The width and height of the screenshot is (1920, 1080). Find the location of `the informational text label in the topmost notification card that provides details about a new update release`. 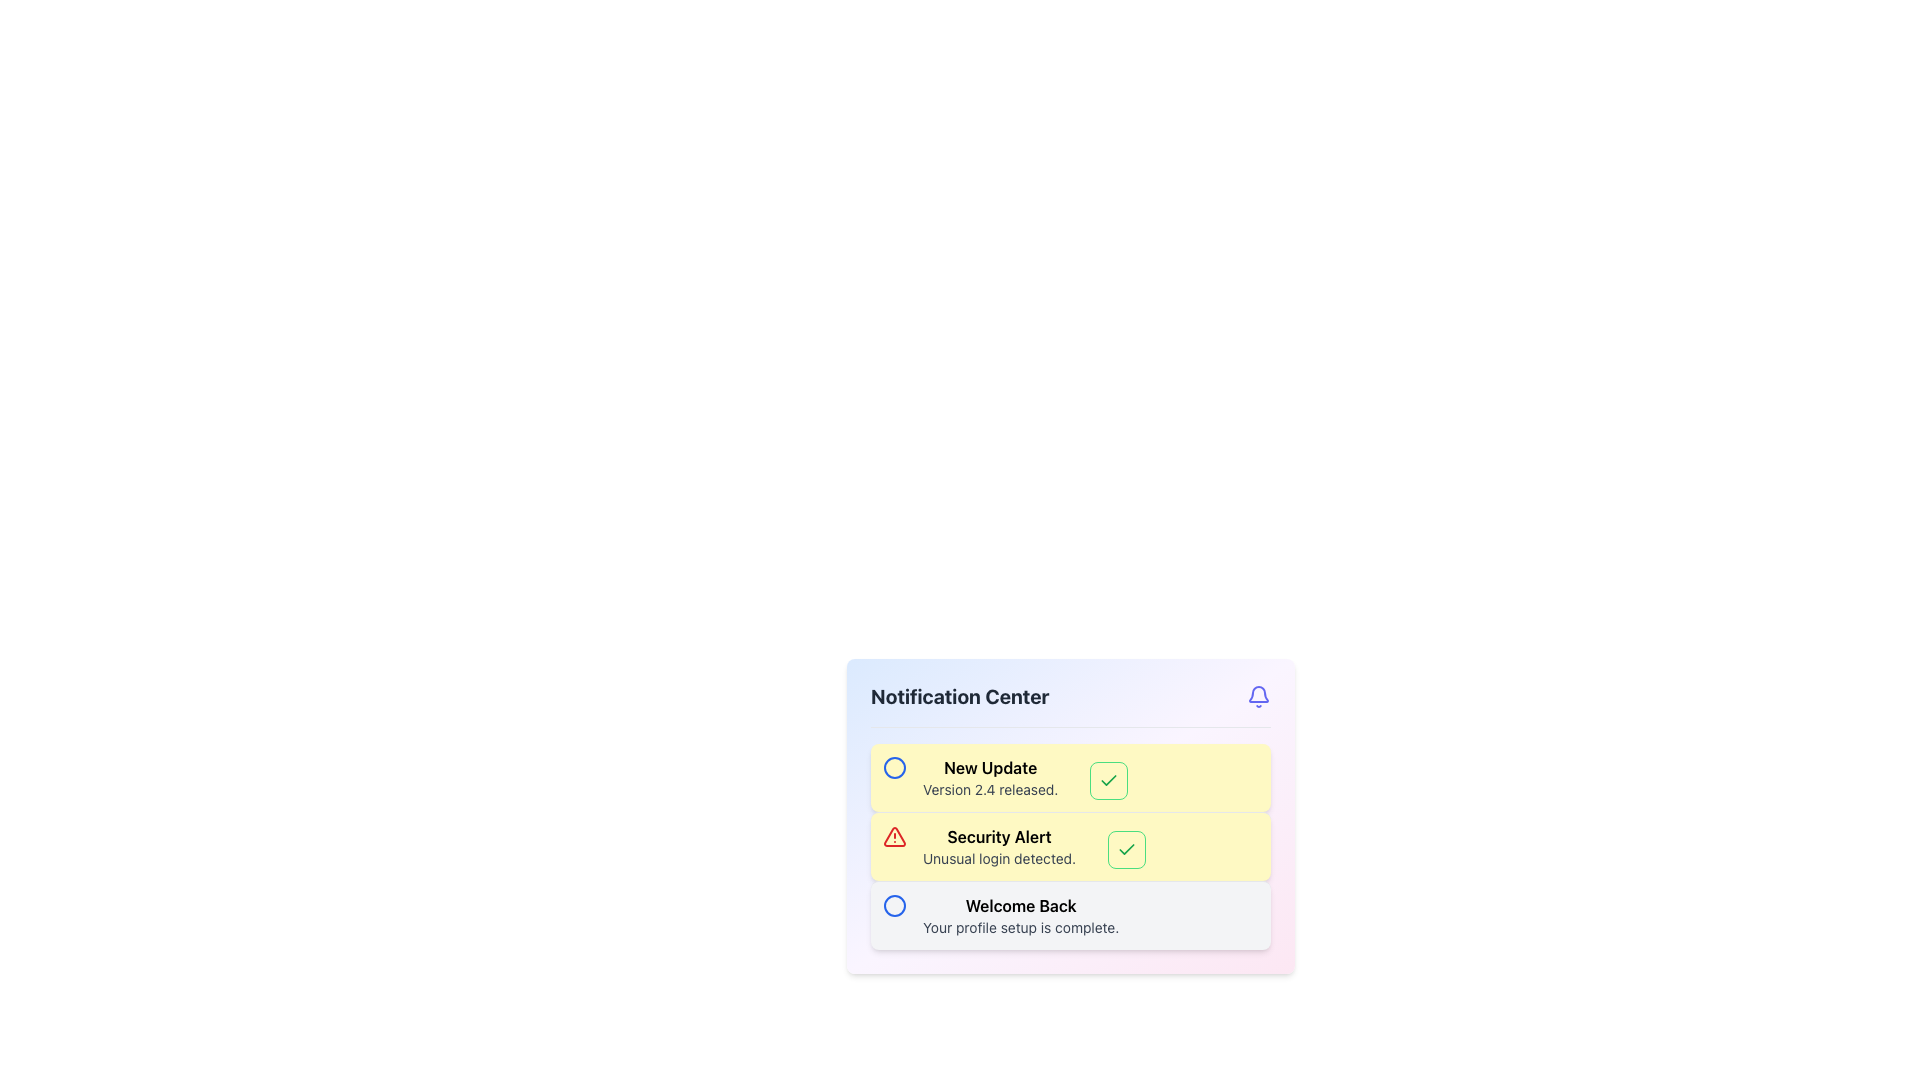

the informational text label in the topmost notification card that provides details about a new update release is located at coordinates (990, 777).